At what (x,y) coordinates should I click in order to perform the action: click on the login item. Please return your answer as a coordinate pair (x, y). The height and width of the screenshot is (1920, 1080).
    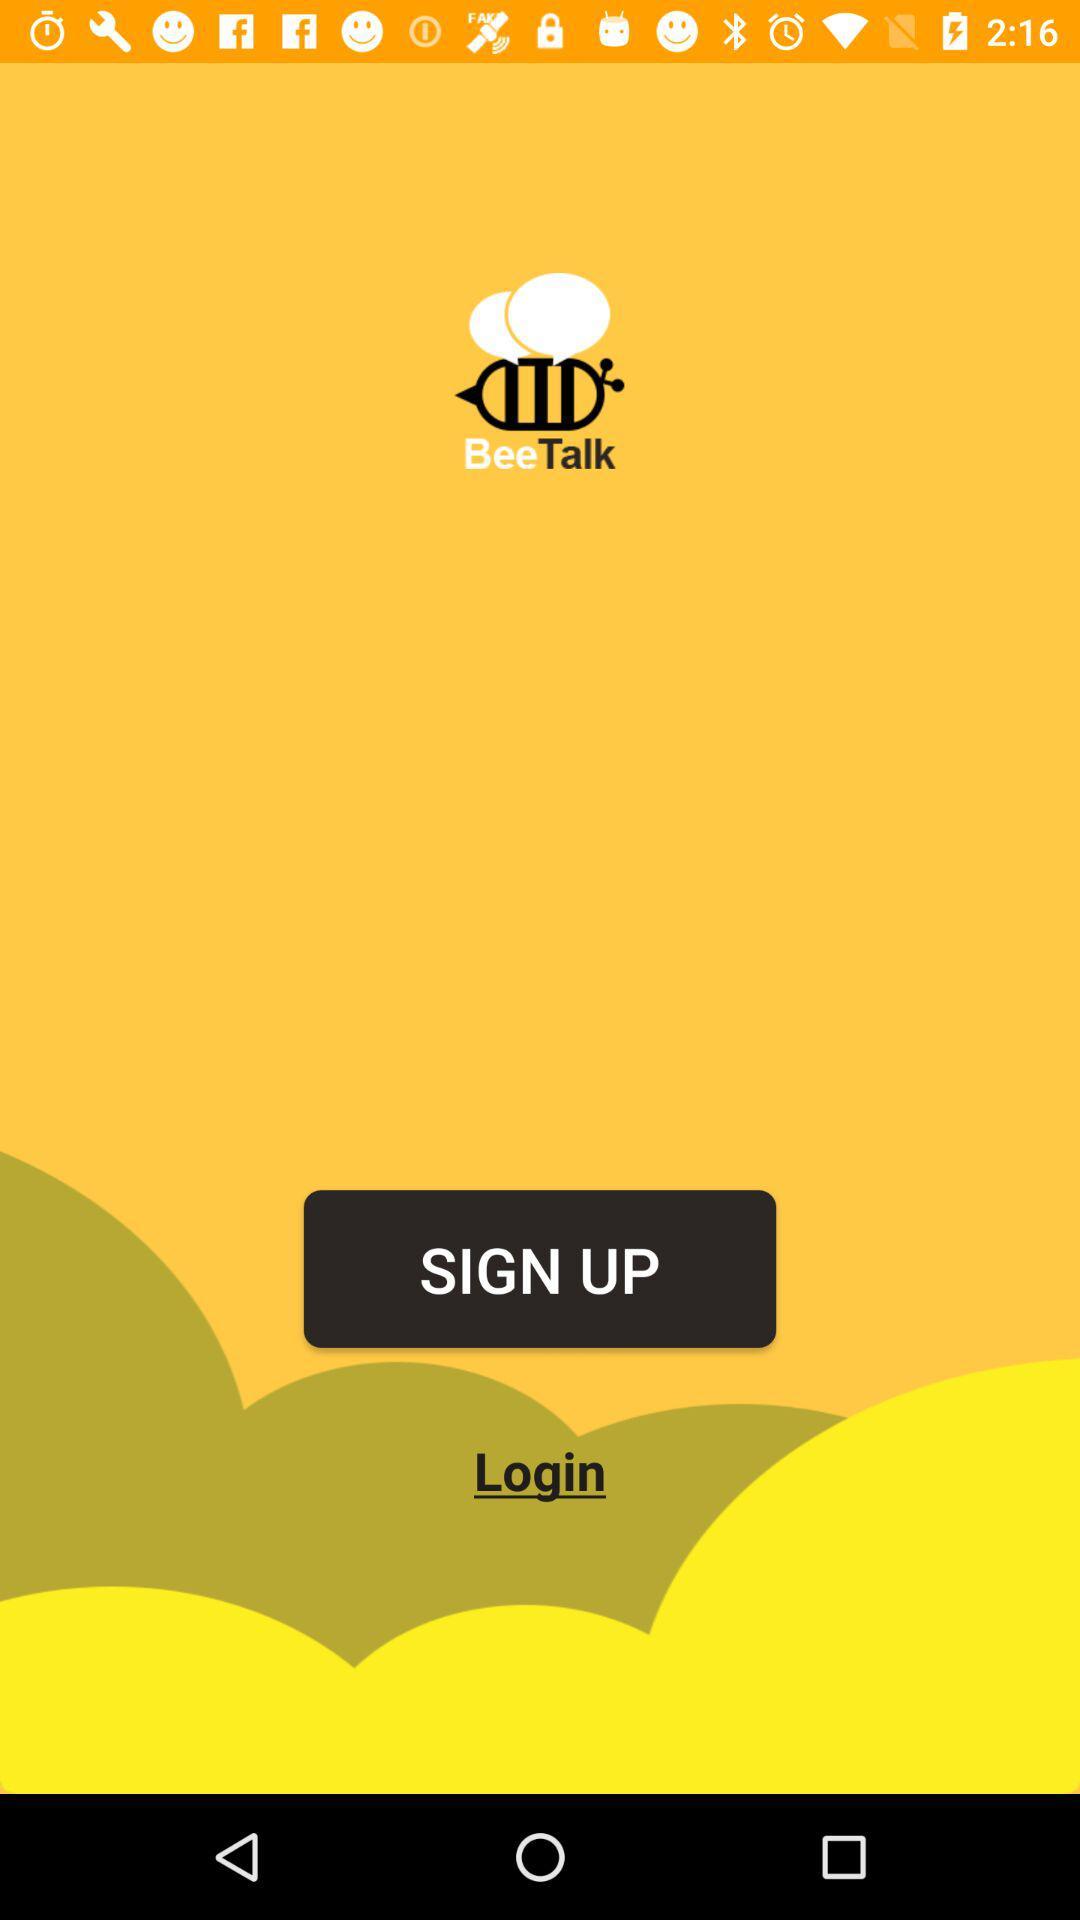
    Looking at the image, I should click on (540, 1470).